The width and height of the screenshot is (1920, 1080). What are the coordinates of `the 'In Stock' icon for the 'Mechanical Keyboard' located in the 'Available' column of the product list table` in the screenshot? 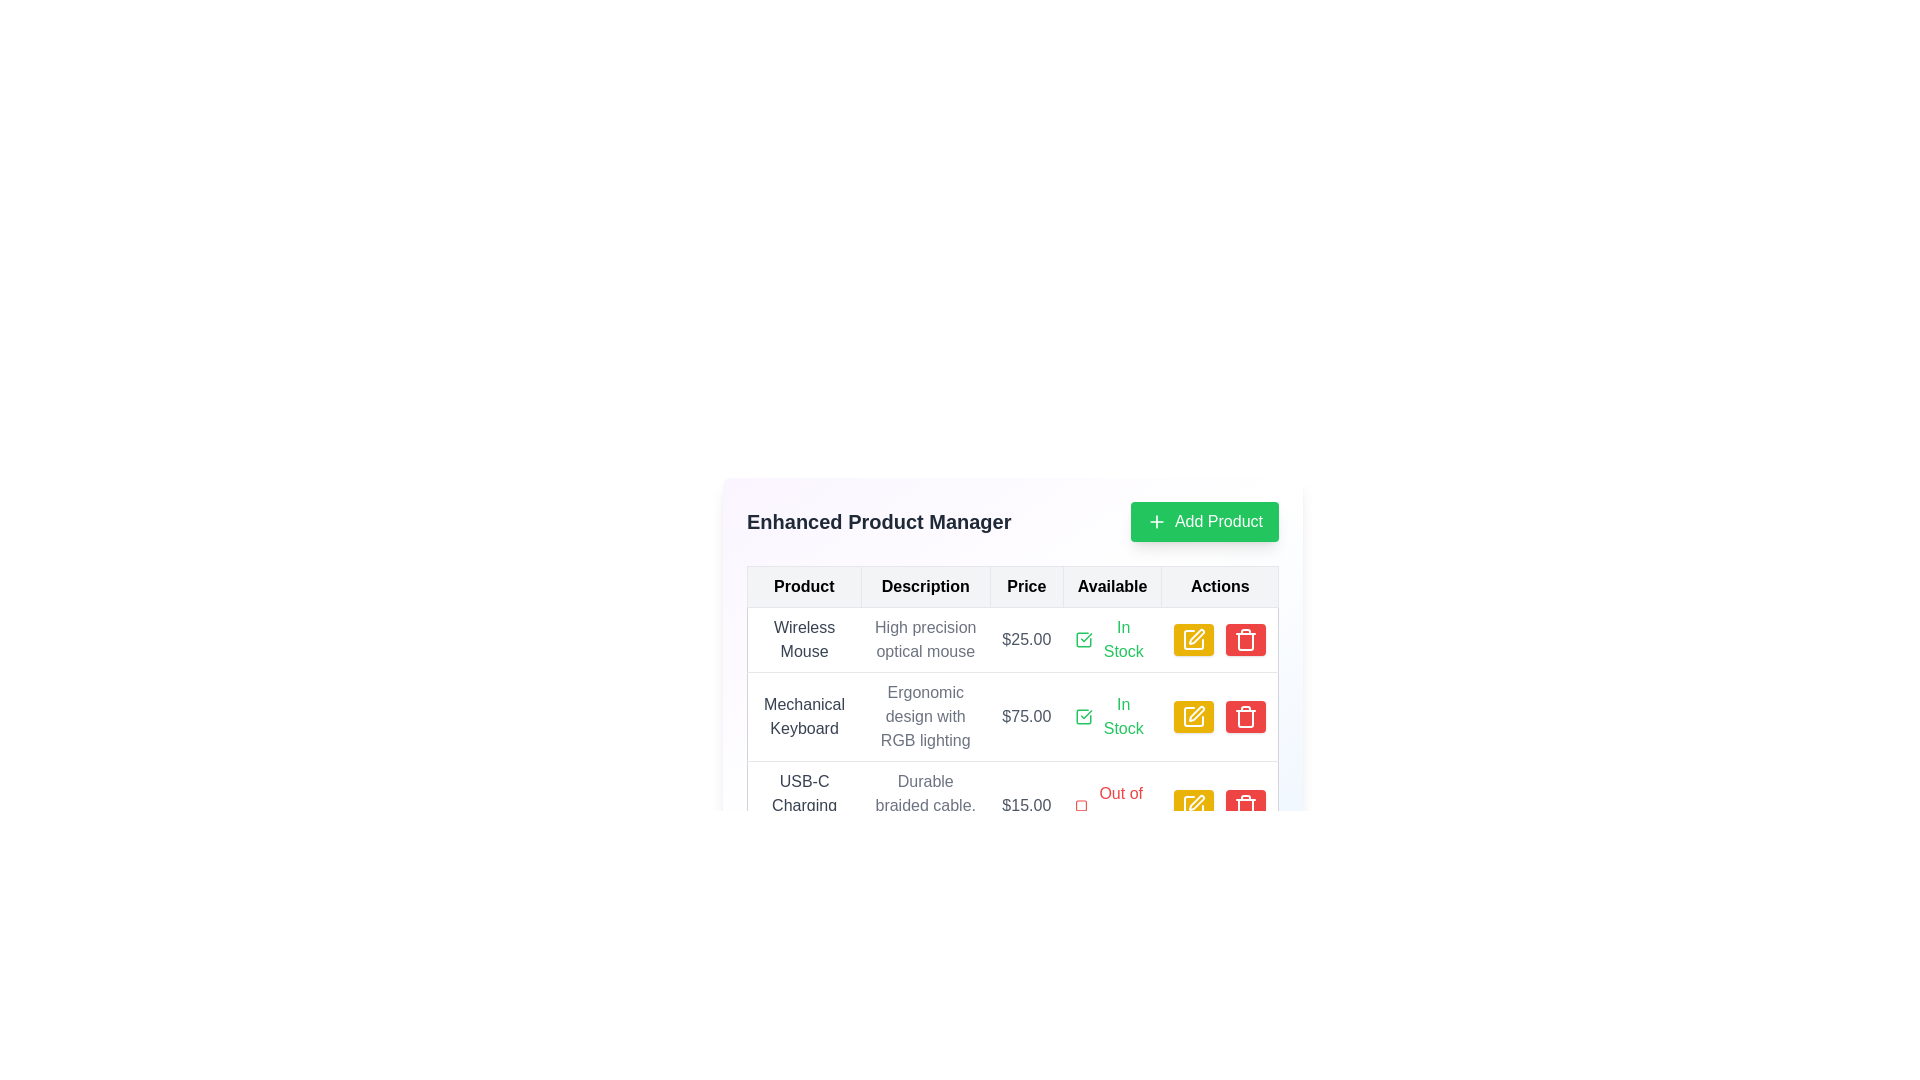 It's located at (1083, 716).